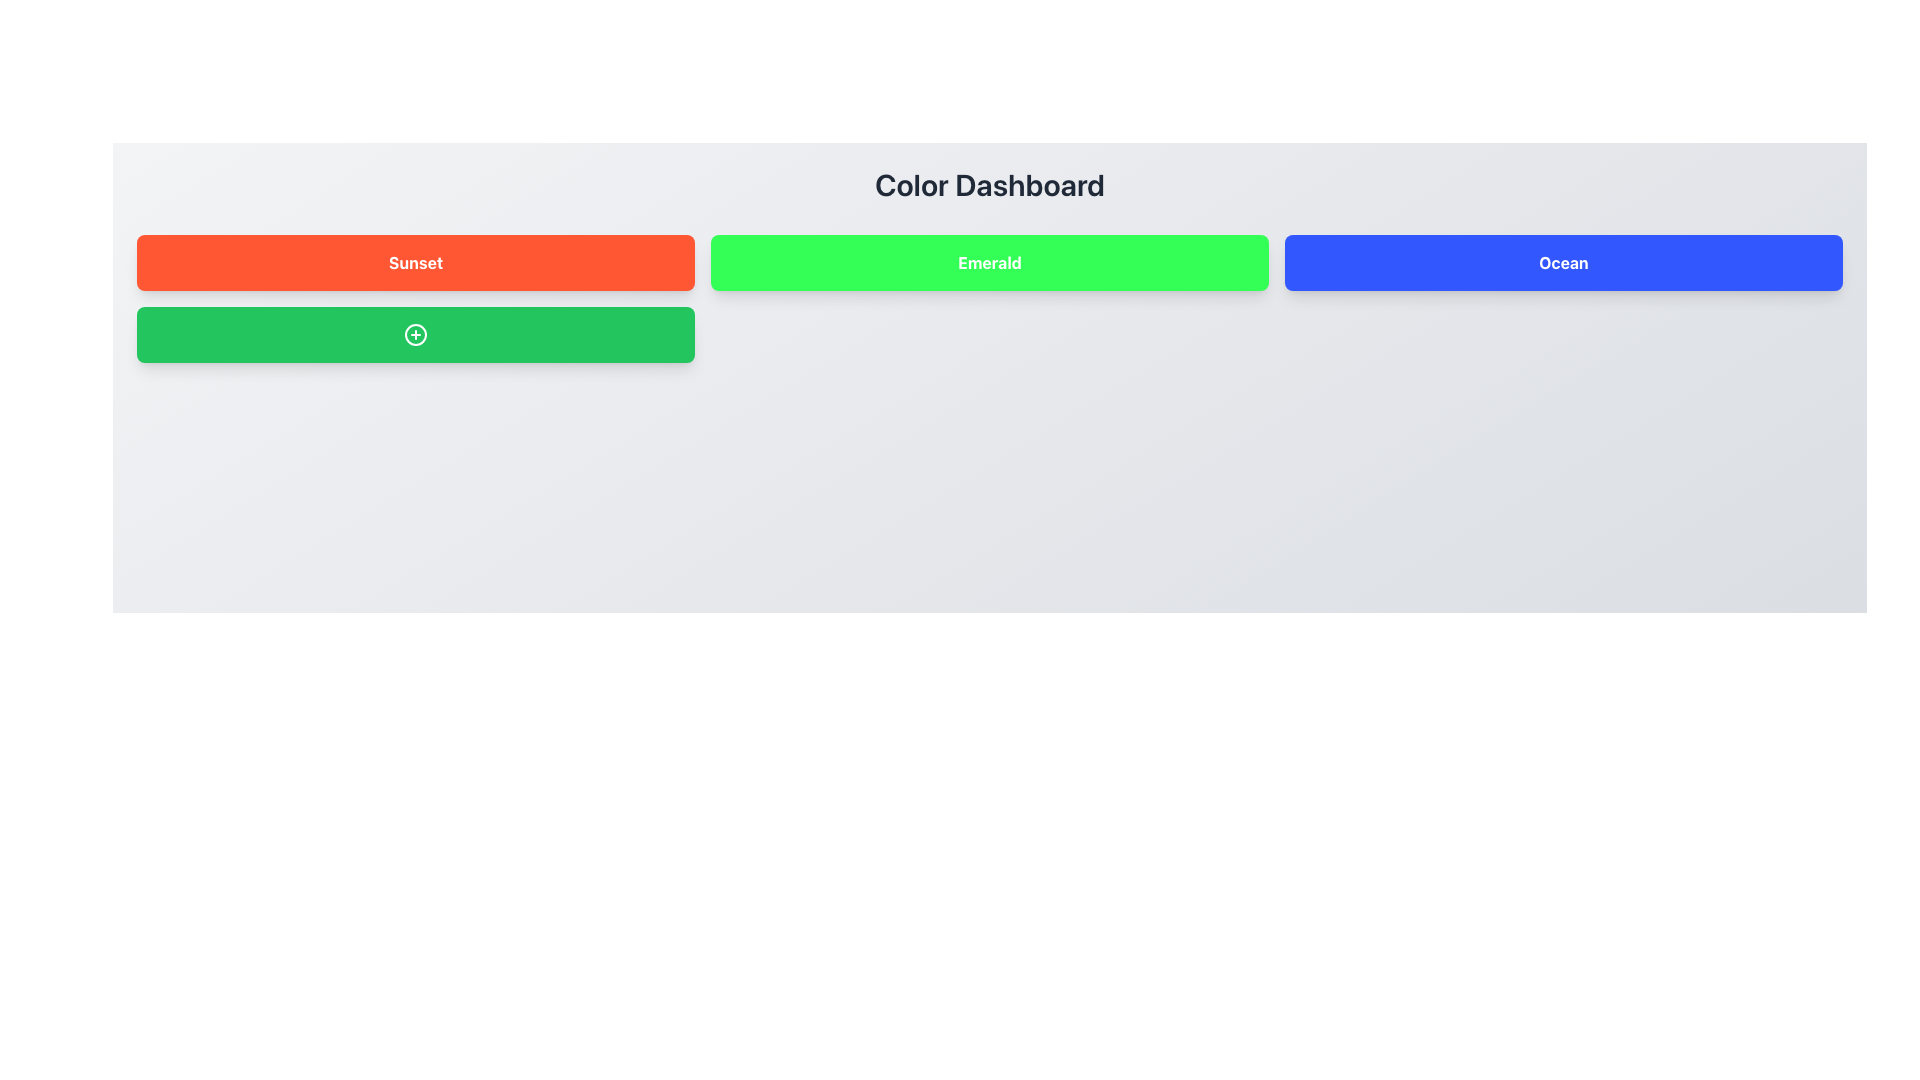 The height and width of the screenshot is (1080, 1920). Describe the element at coordinates (415, 334) in the screenshot. I see `the green button located below the Sunset label section on the leftmost side of the grid` at that location.